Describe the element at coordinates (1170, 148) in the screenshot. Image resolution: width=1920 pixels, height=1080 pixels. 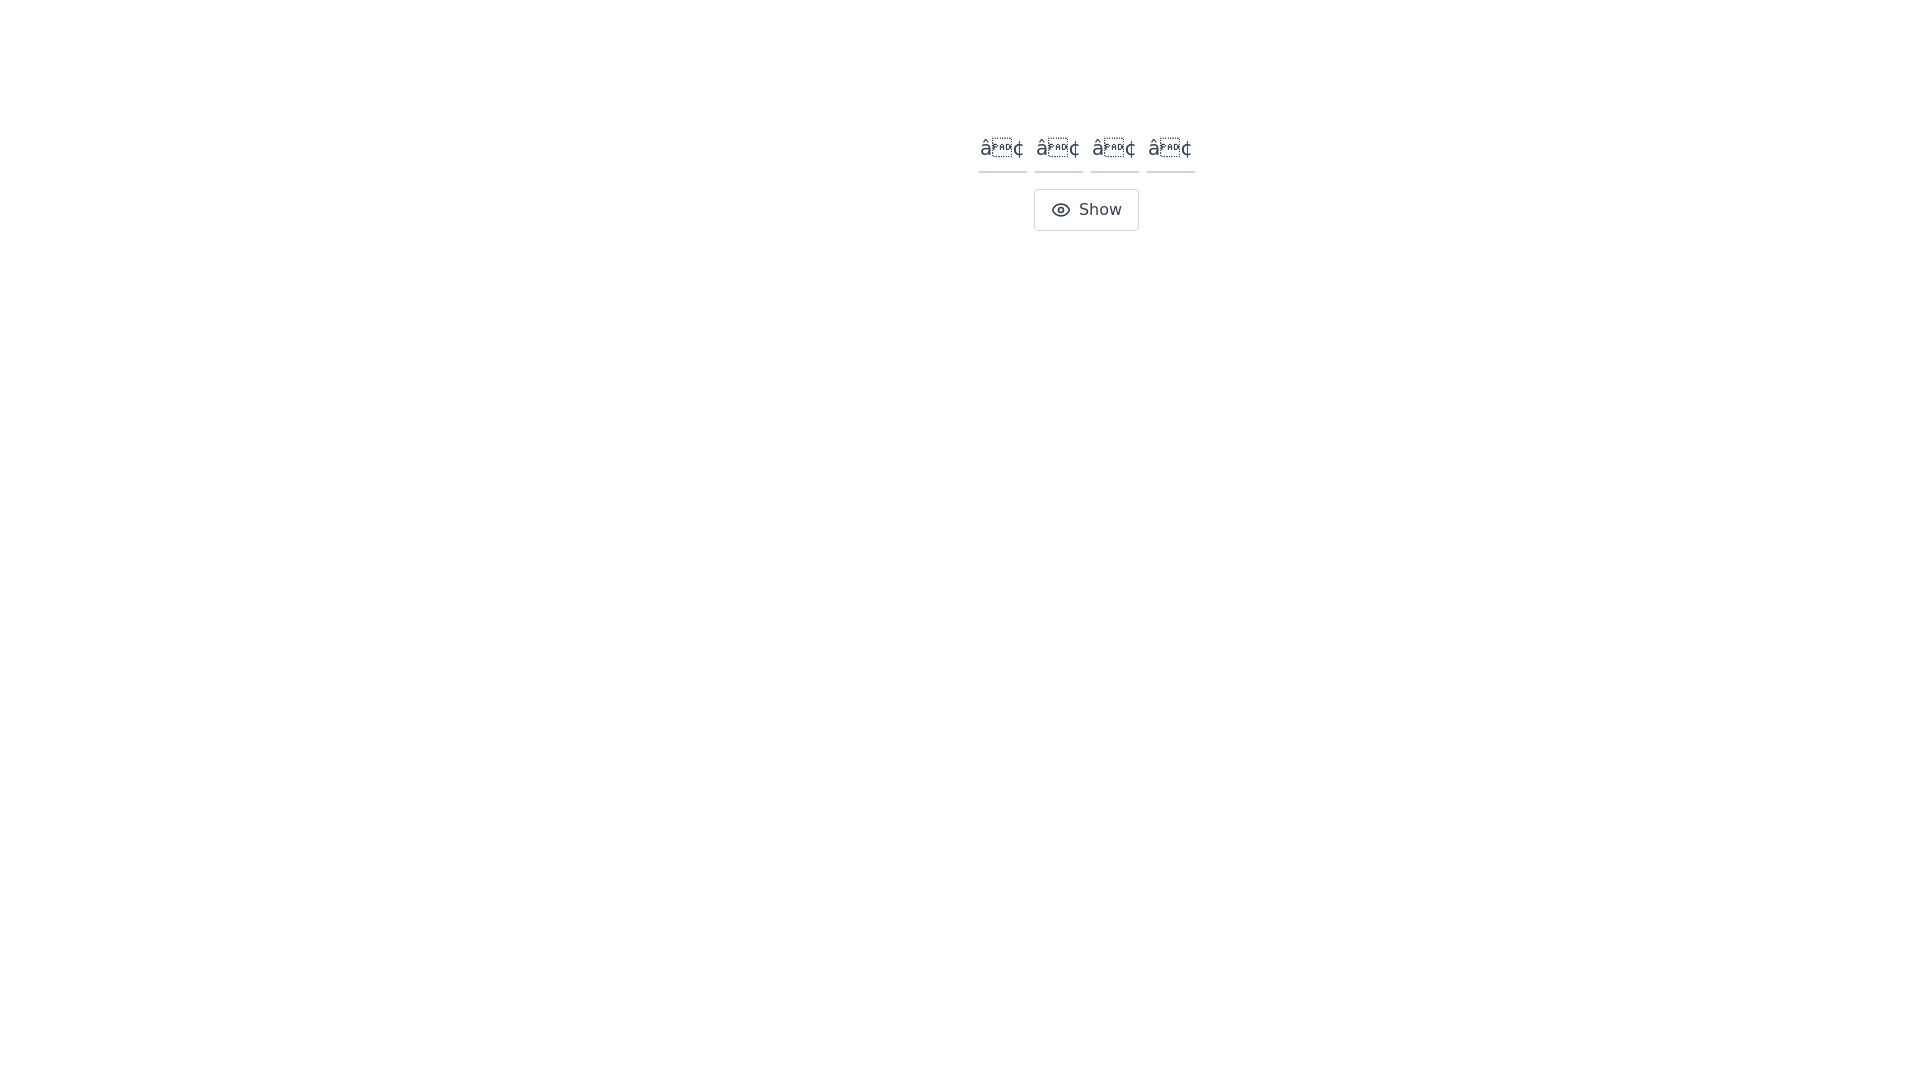
I see `the fourth text input box in a row of four to focus on it` at that location.